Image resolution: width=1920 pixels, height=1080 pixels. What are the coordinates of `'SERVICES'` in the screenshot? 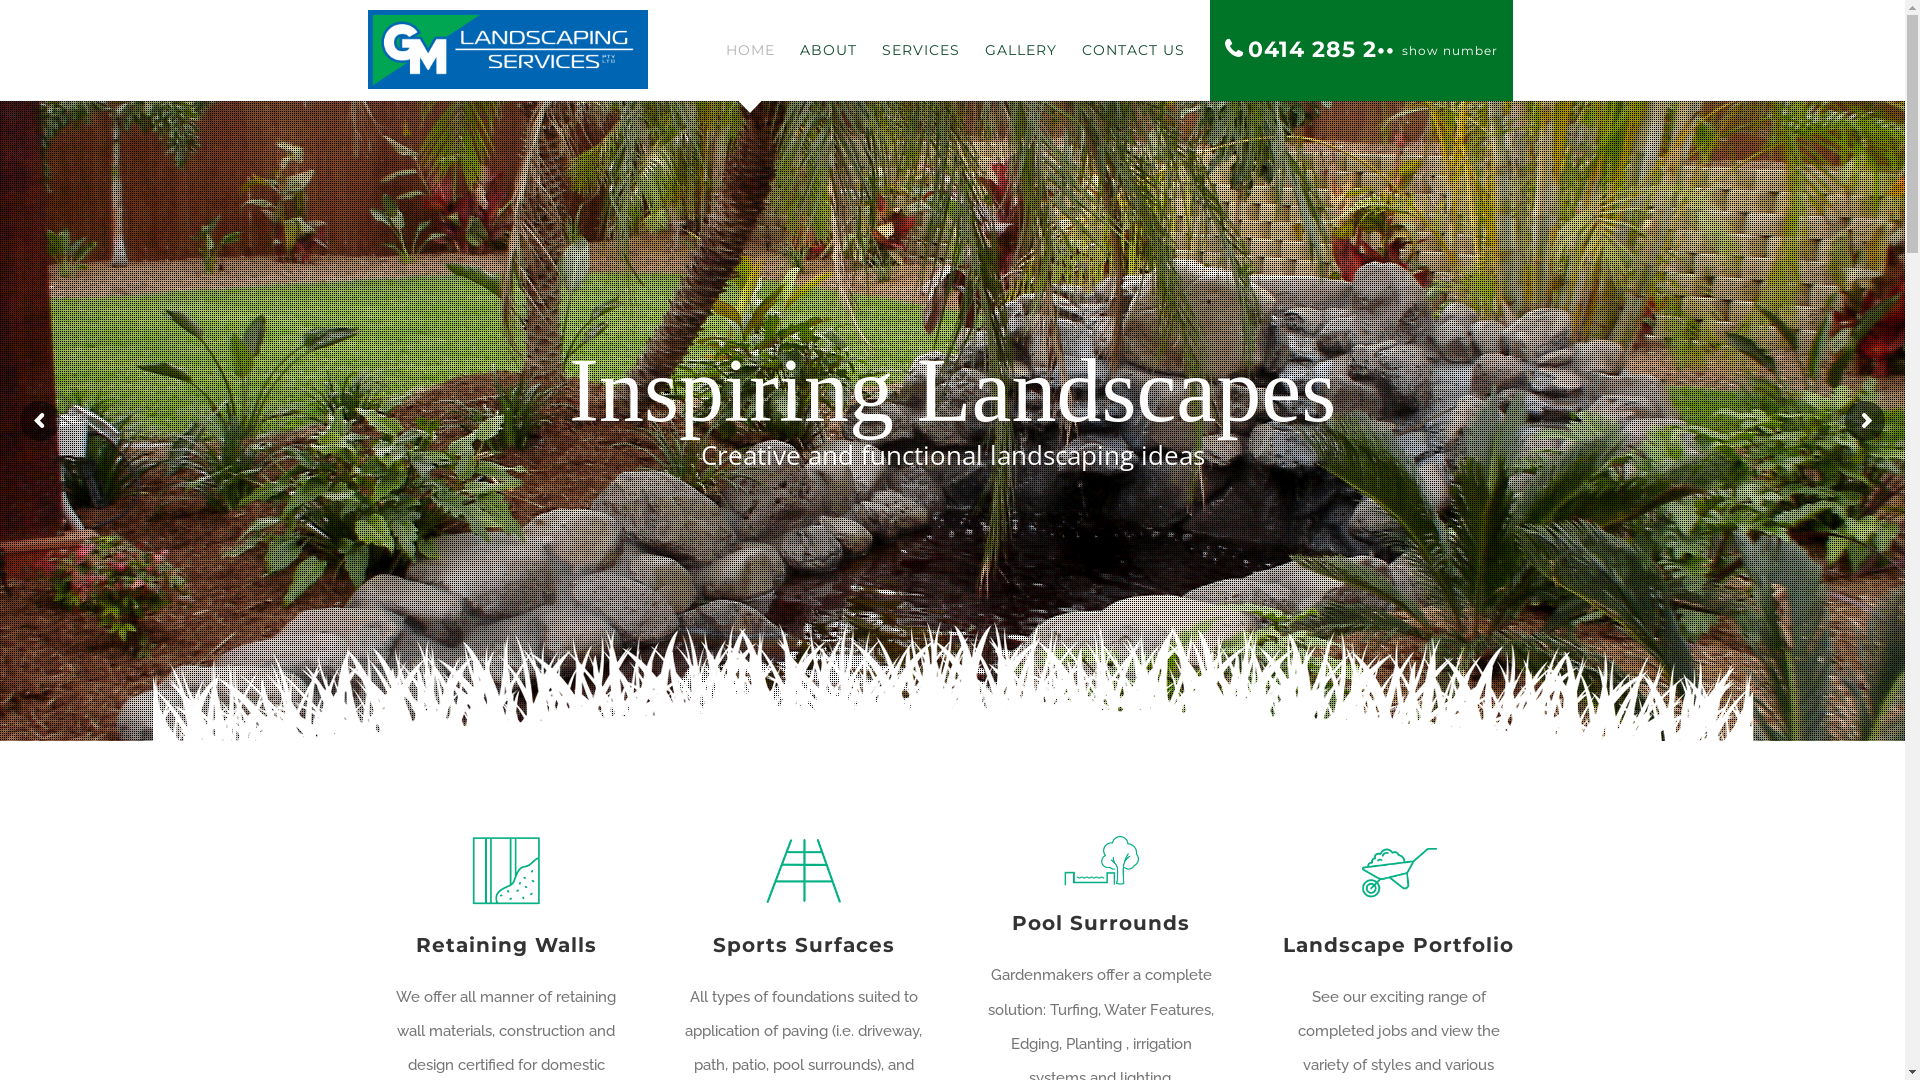 It's located at (920, 49).